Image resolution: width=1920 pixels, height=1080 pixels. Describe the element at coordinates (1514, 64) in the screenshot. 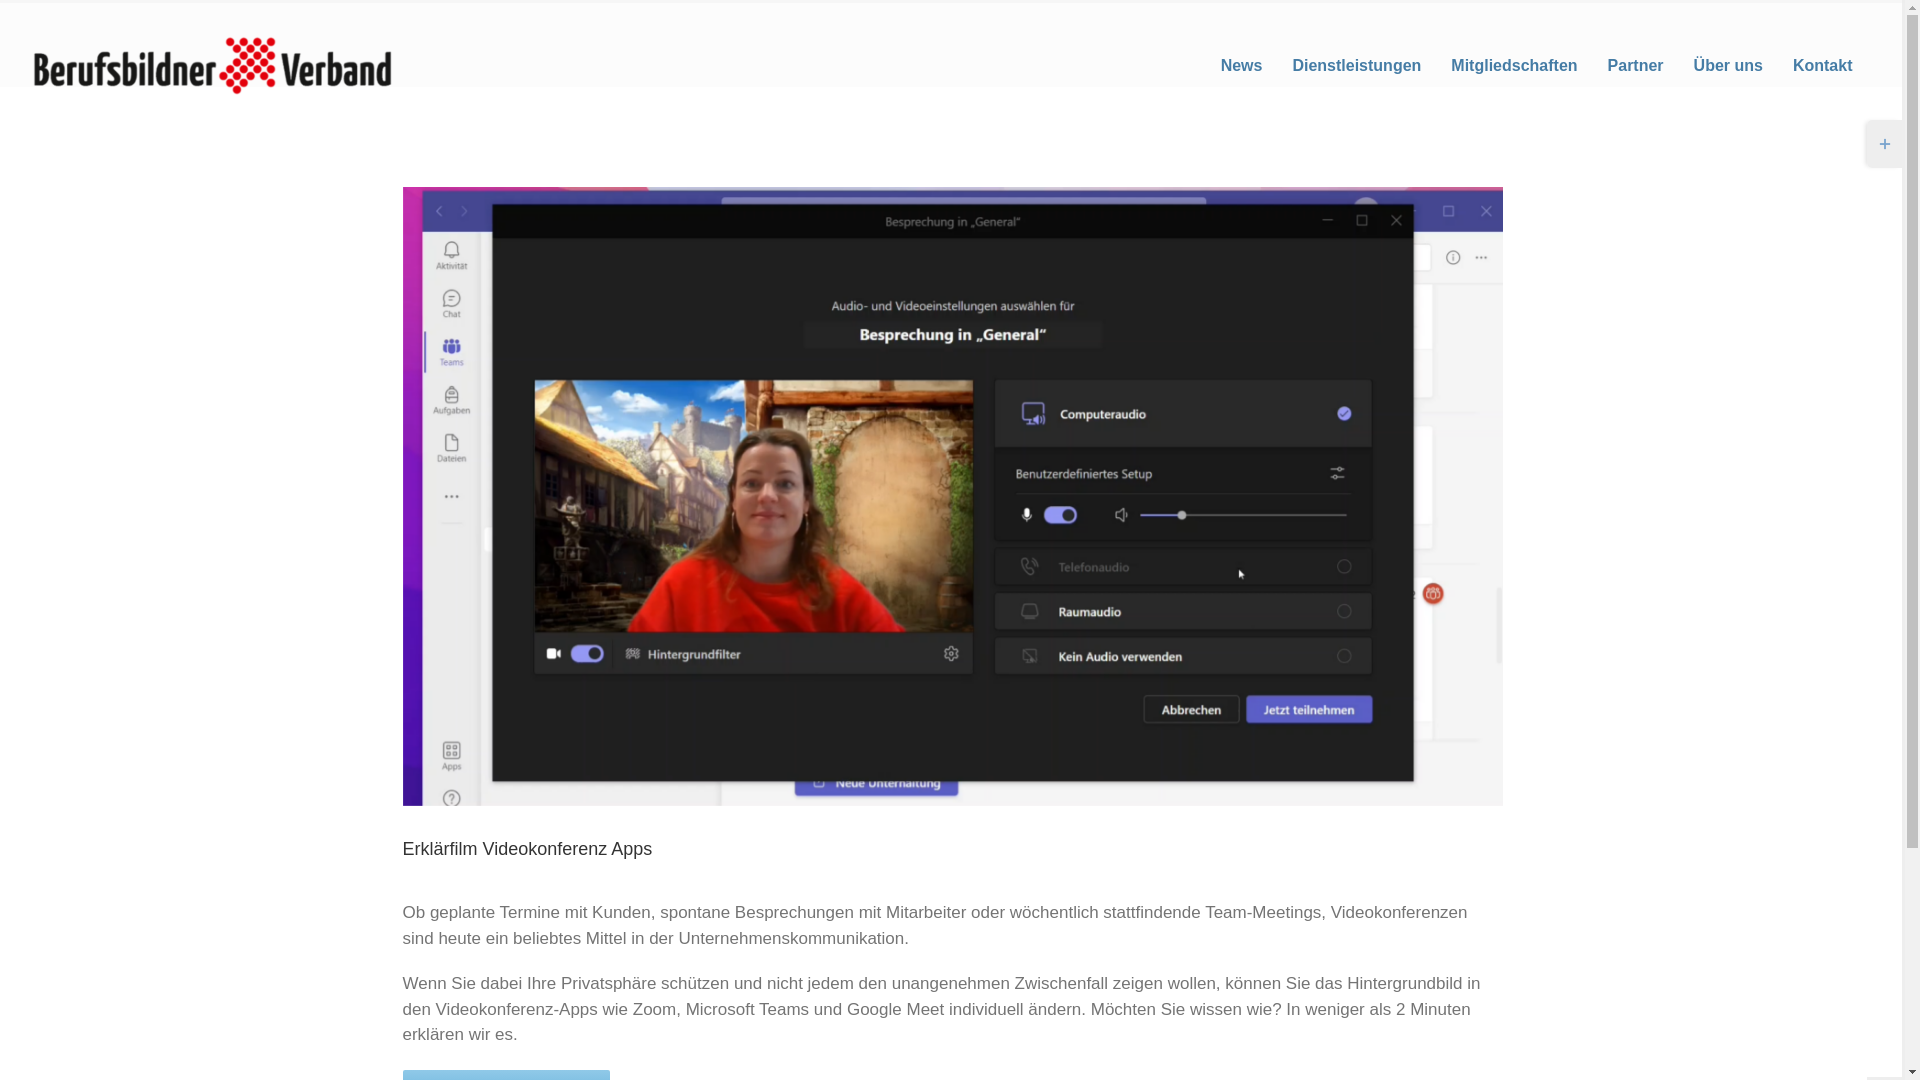

I see `'Mitgliedschaften'` at that location.